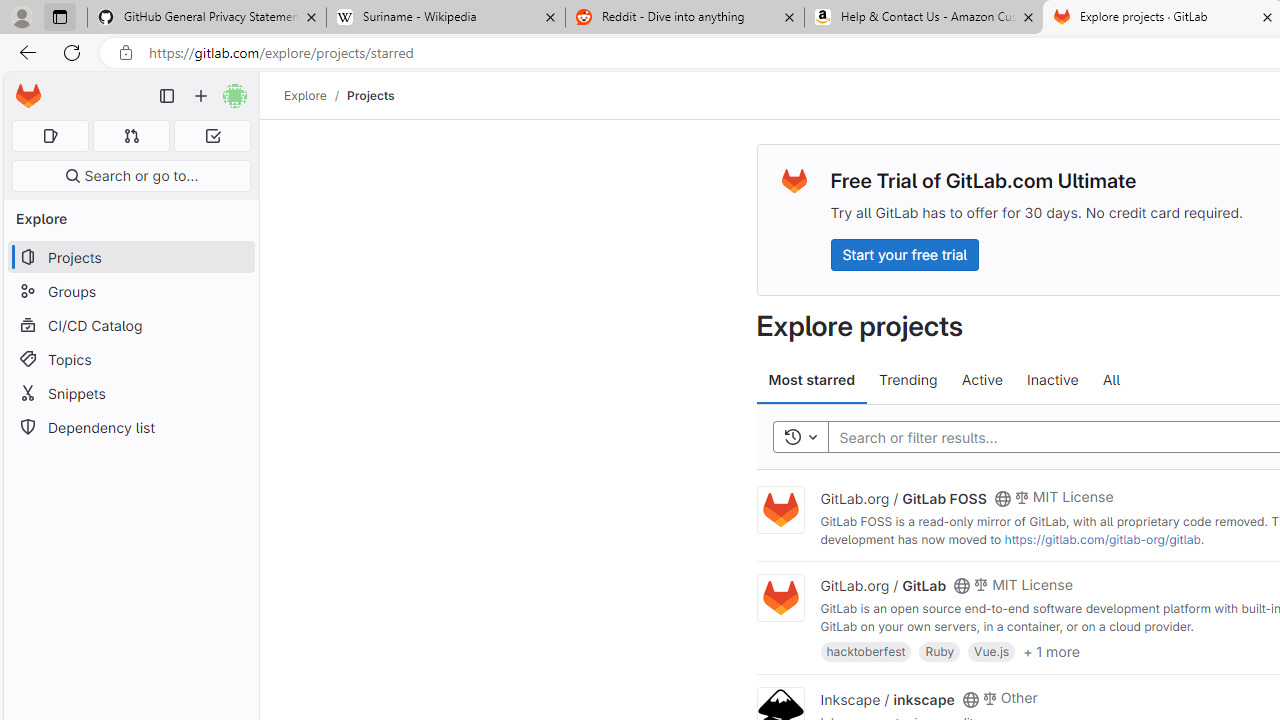 The width and height of the screenshot is (1280, 720). I want to click on 'Vue.js', so click(992, 651).